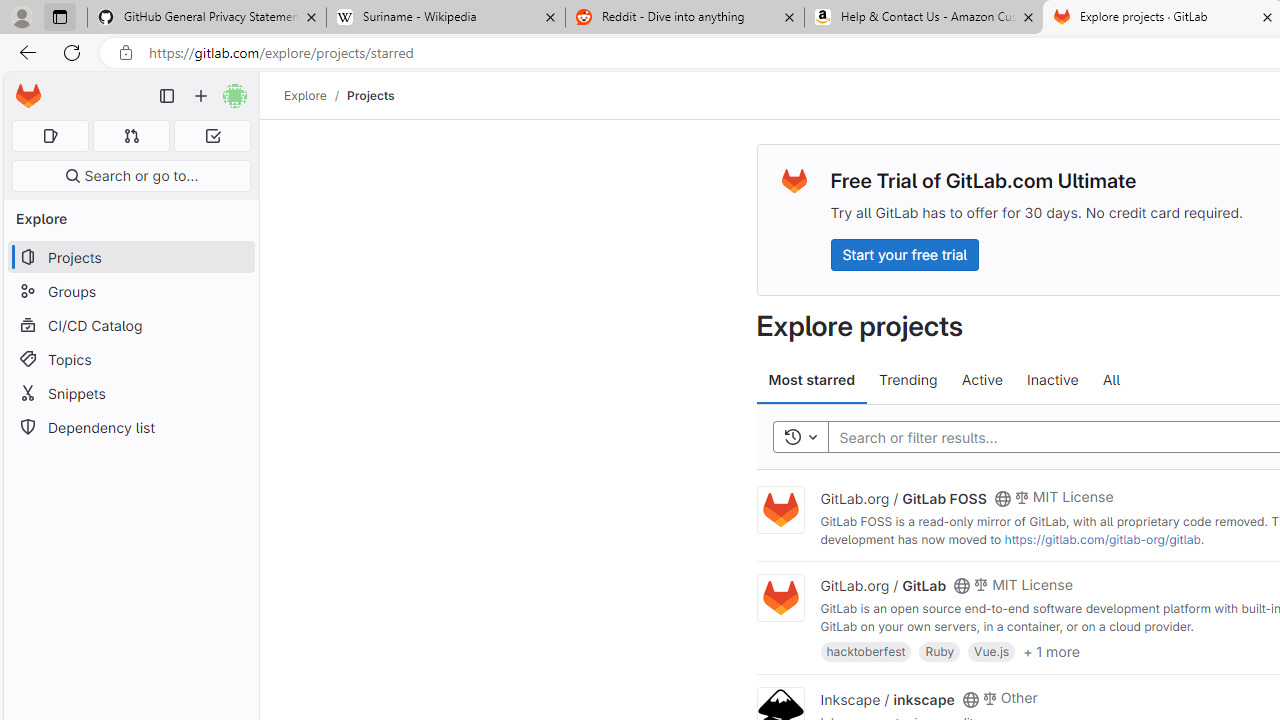 The width and height of the screenshot is (1280, 720). I want to click on 'Vue.js', so click(992, 651).